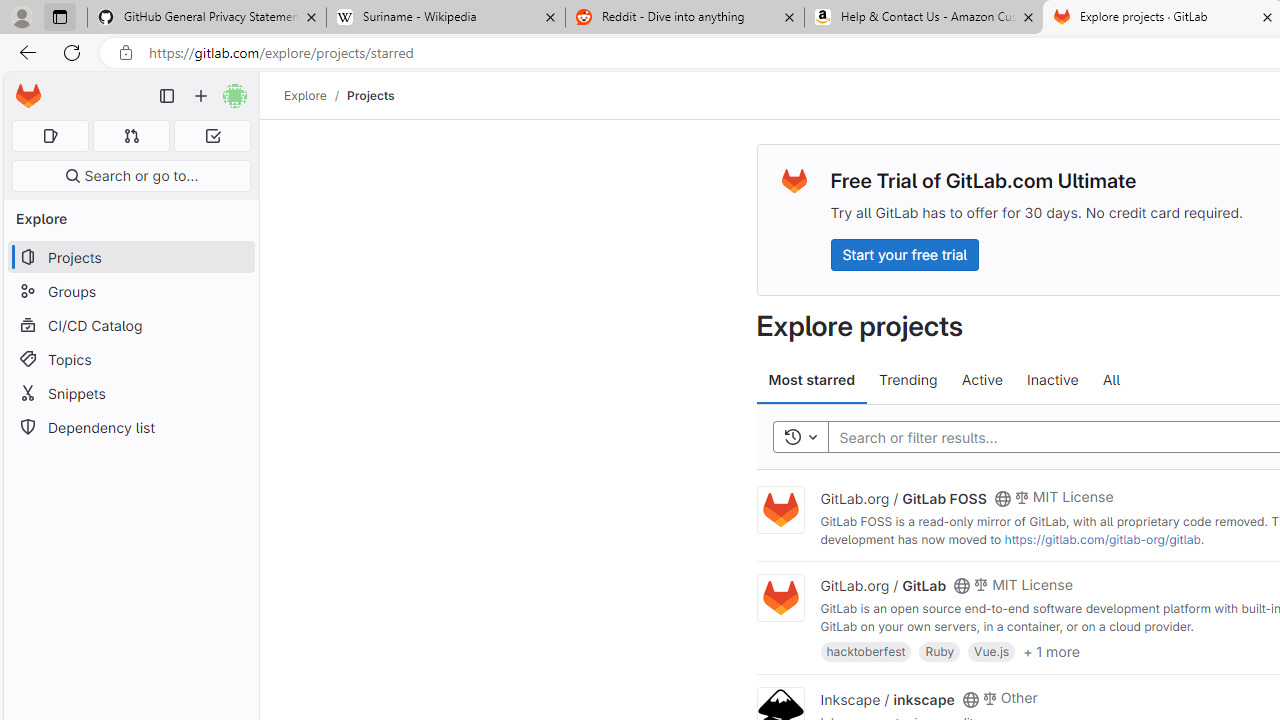 The width and height of the screenshot is (1280, 720). I want to click on 'Vue.js', so click(992, 651).